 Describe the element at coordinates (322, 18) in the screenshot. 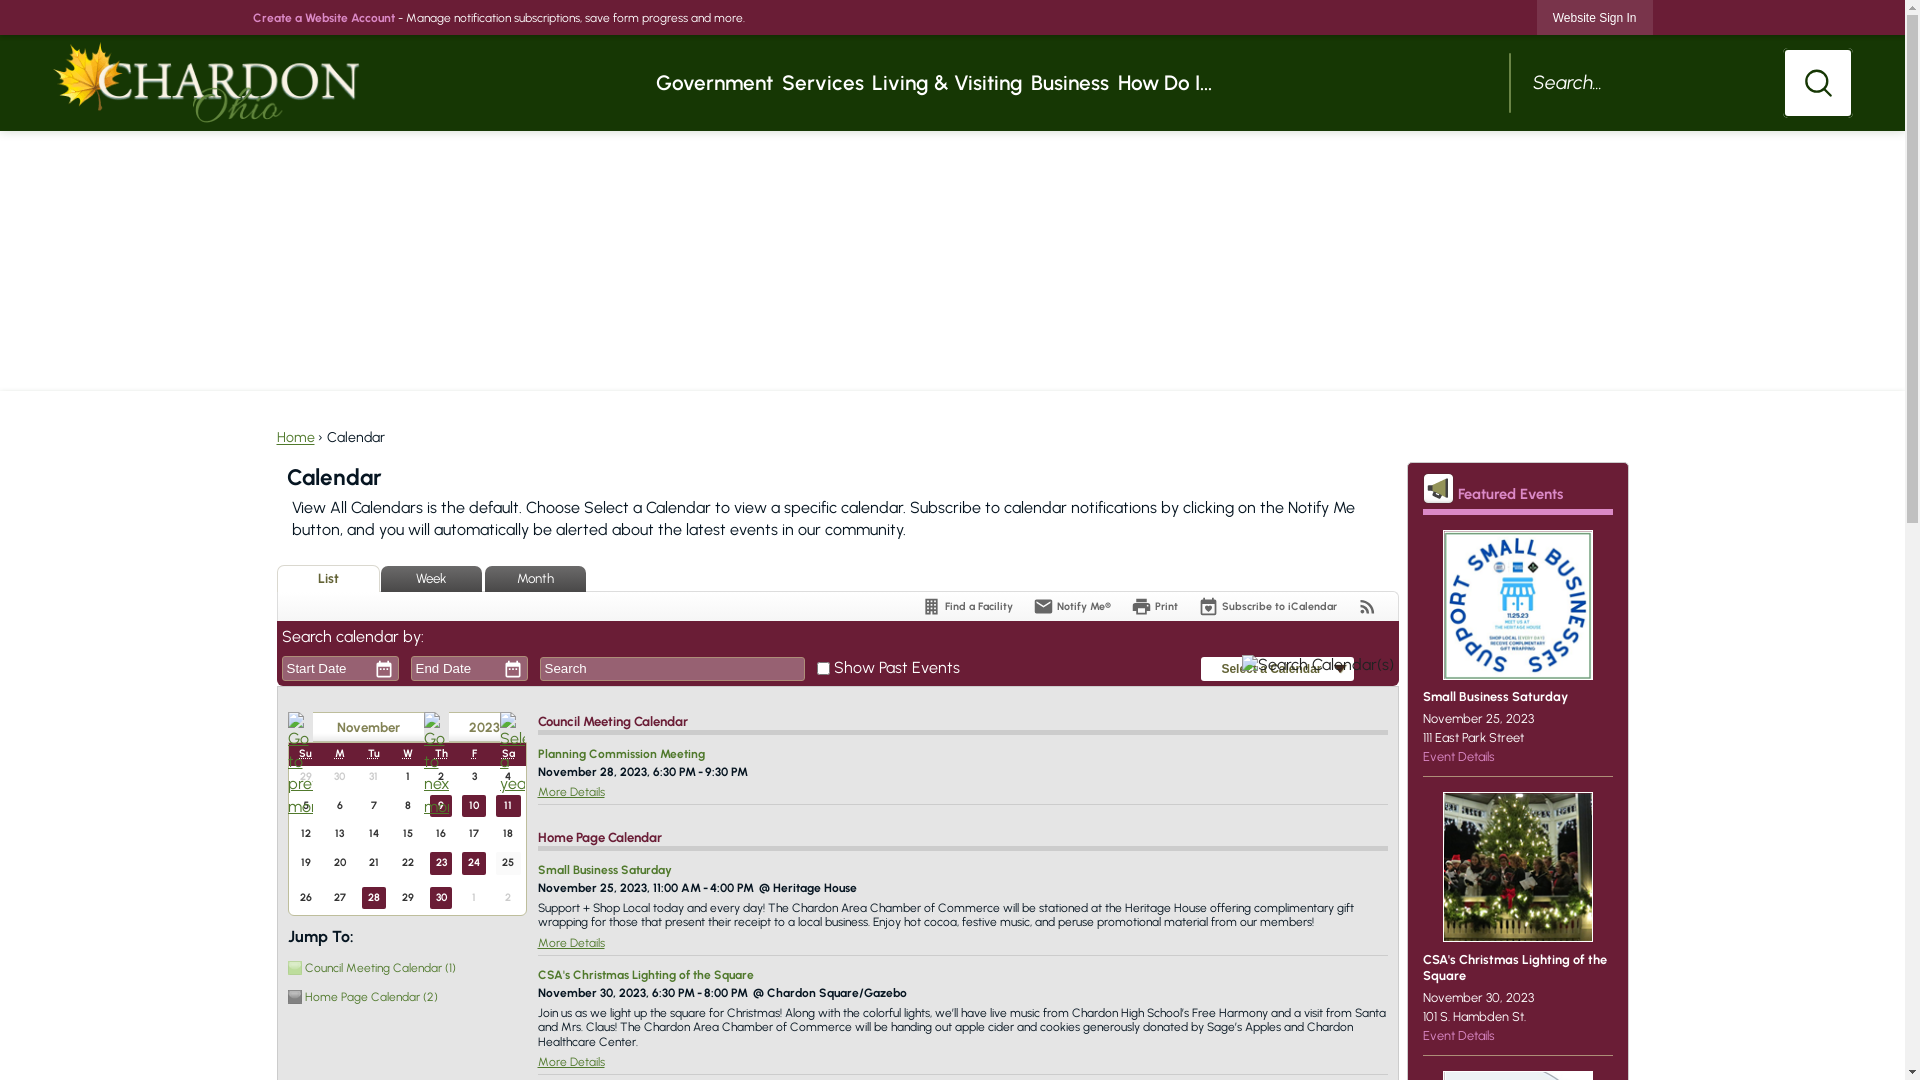

I see `'Create a Website Account'` at that location.